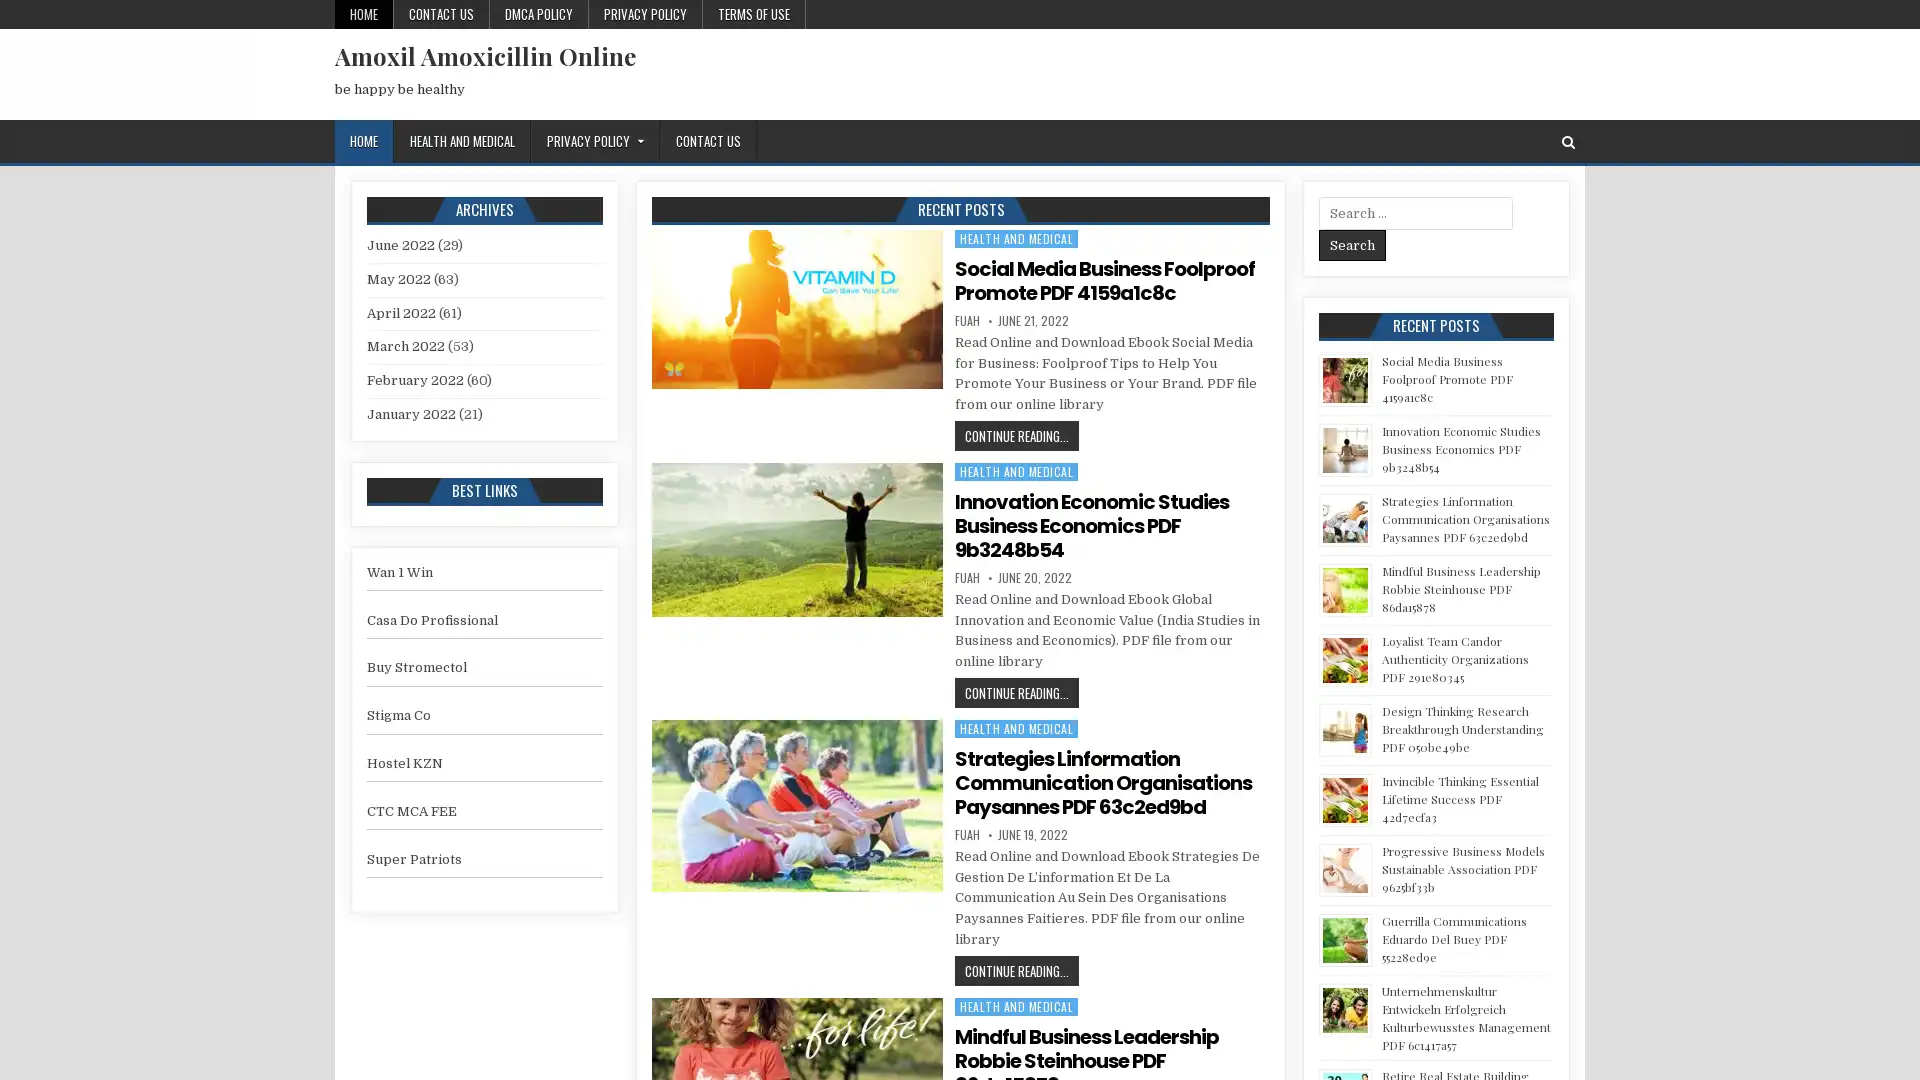 Image resolution: width=1920 pixels, height=1080 pixels. Describe the element at coordinates (1351, 244) in the screenshot. I see `Search` at that location.